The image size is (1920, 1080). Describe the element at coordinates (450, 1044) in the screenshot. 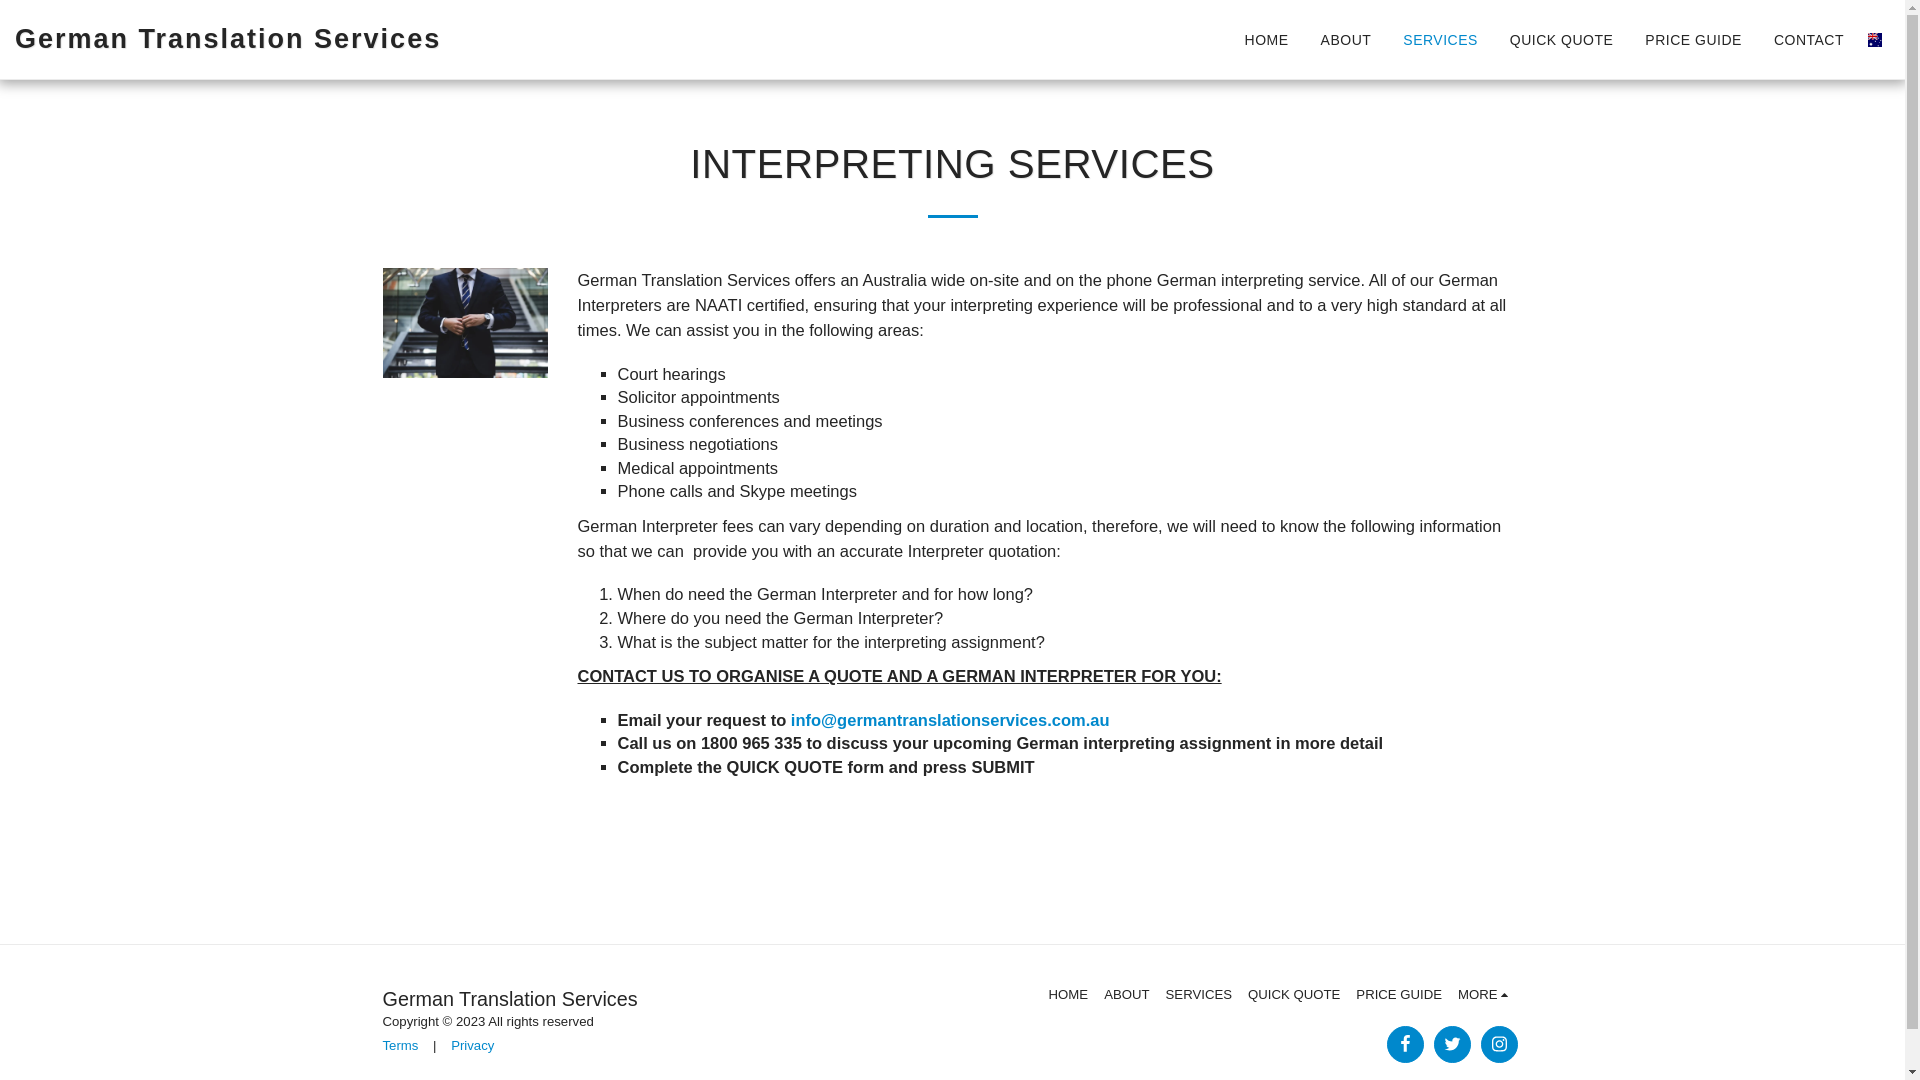

I see `'Privacy'` at that location.